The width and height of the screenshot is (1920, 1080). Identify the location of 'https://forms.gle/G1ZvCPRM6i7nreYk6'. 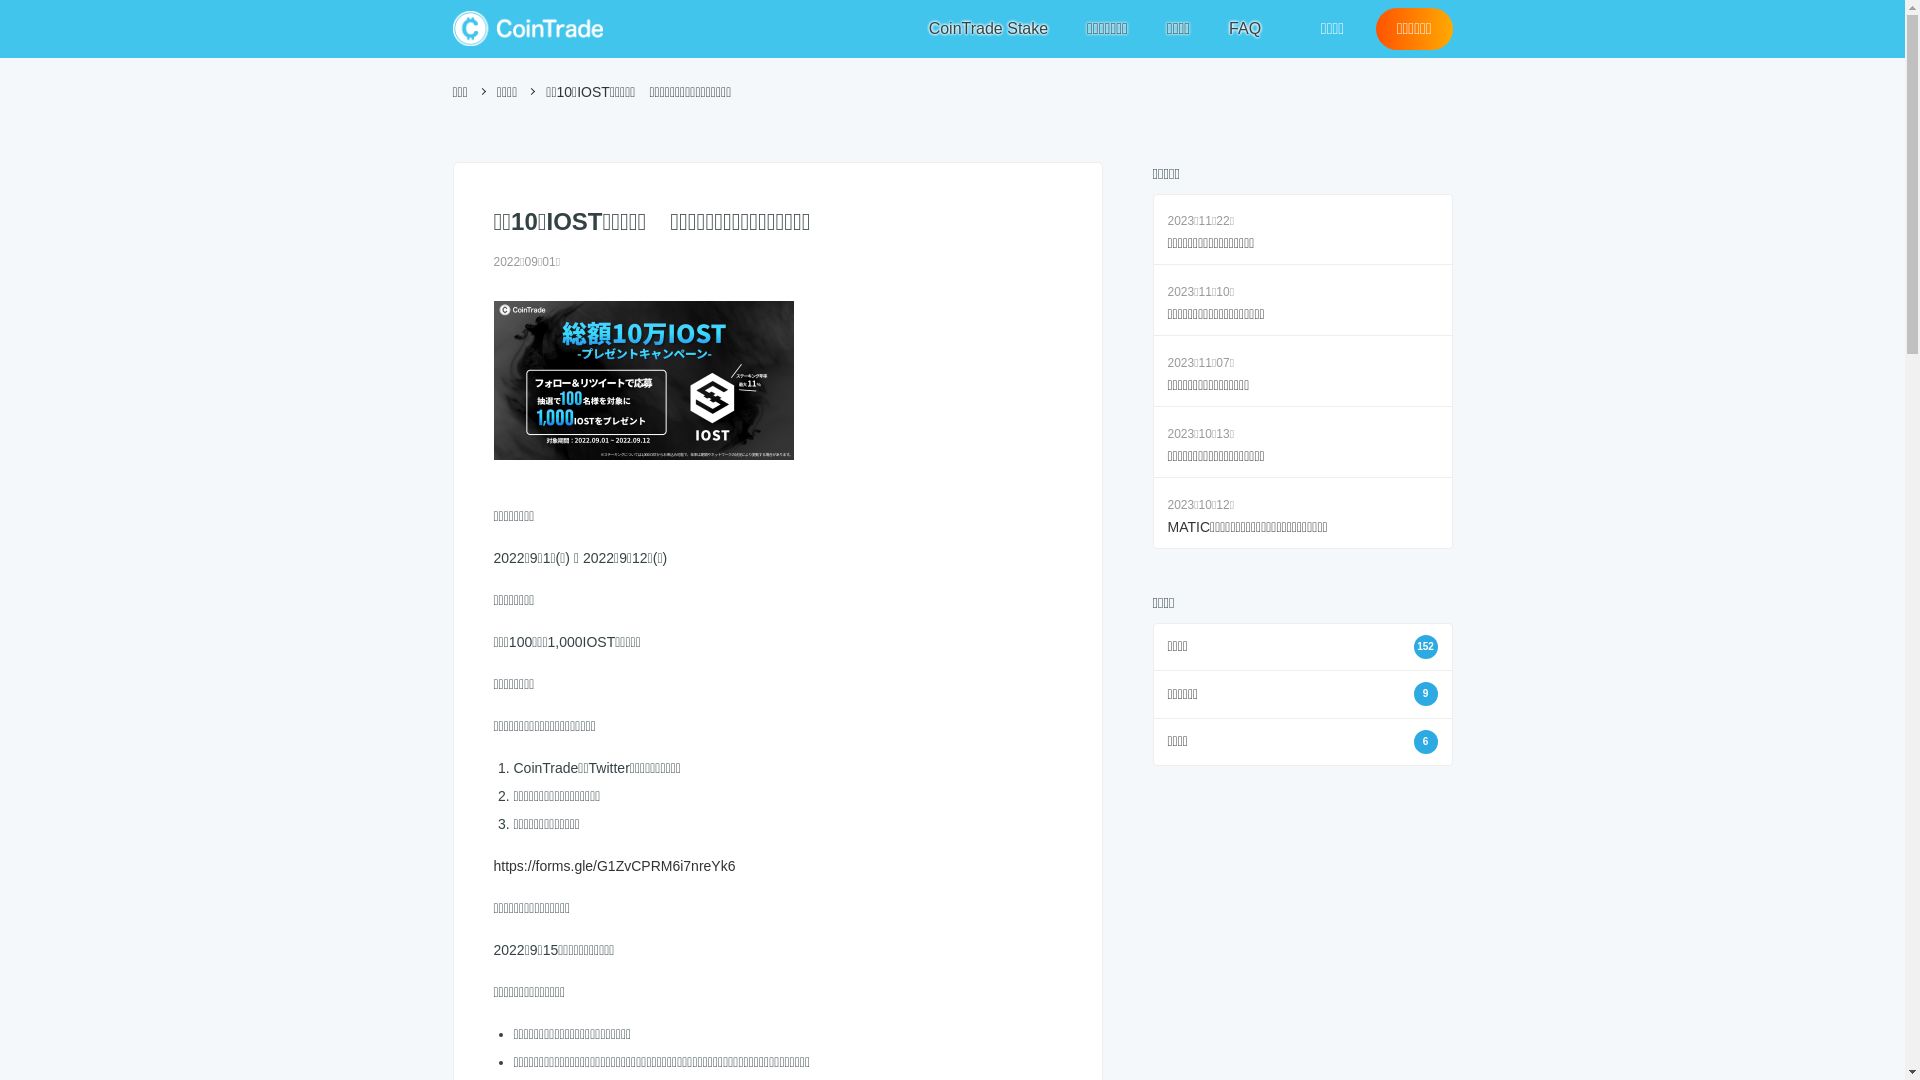
(494, 865).